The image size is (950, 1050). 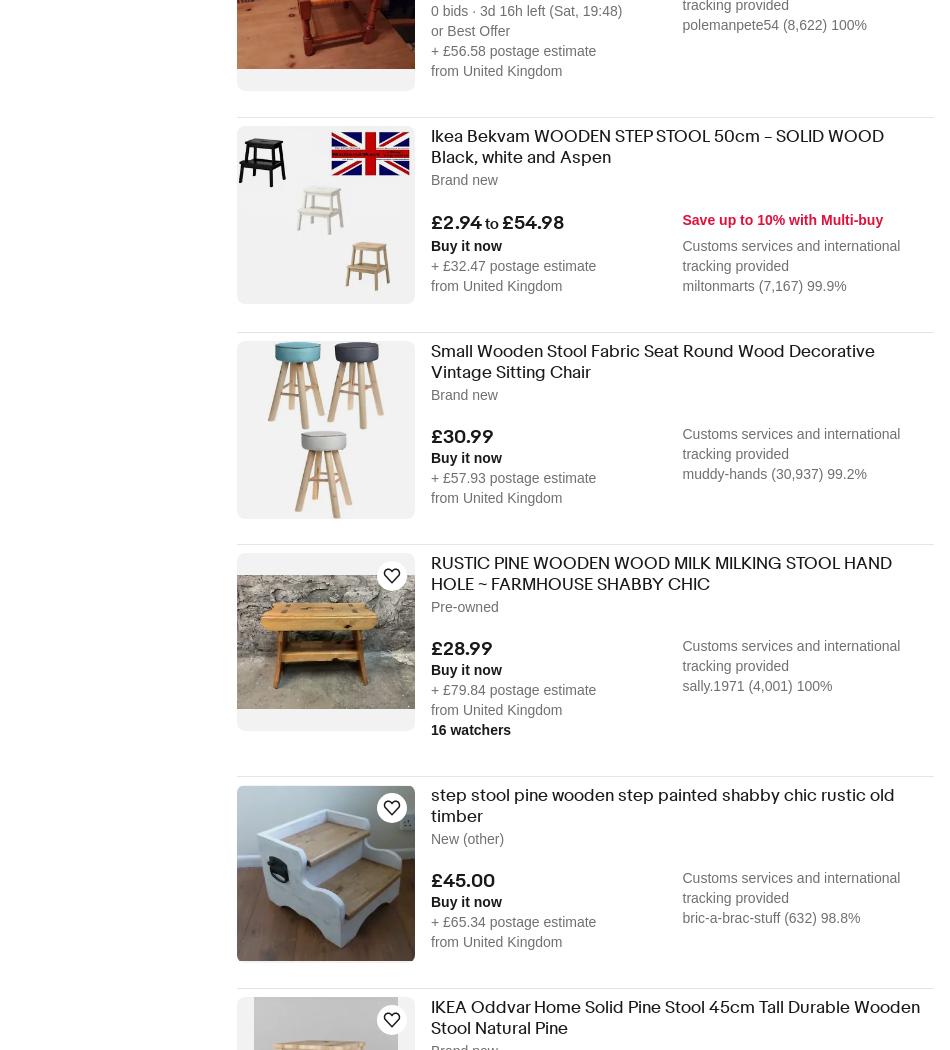 I want to click on '+ £65.34 postage estimate', so click(x=513, y=922).